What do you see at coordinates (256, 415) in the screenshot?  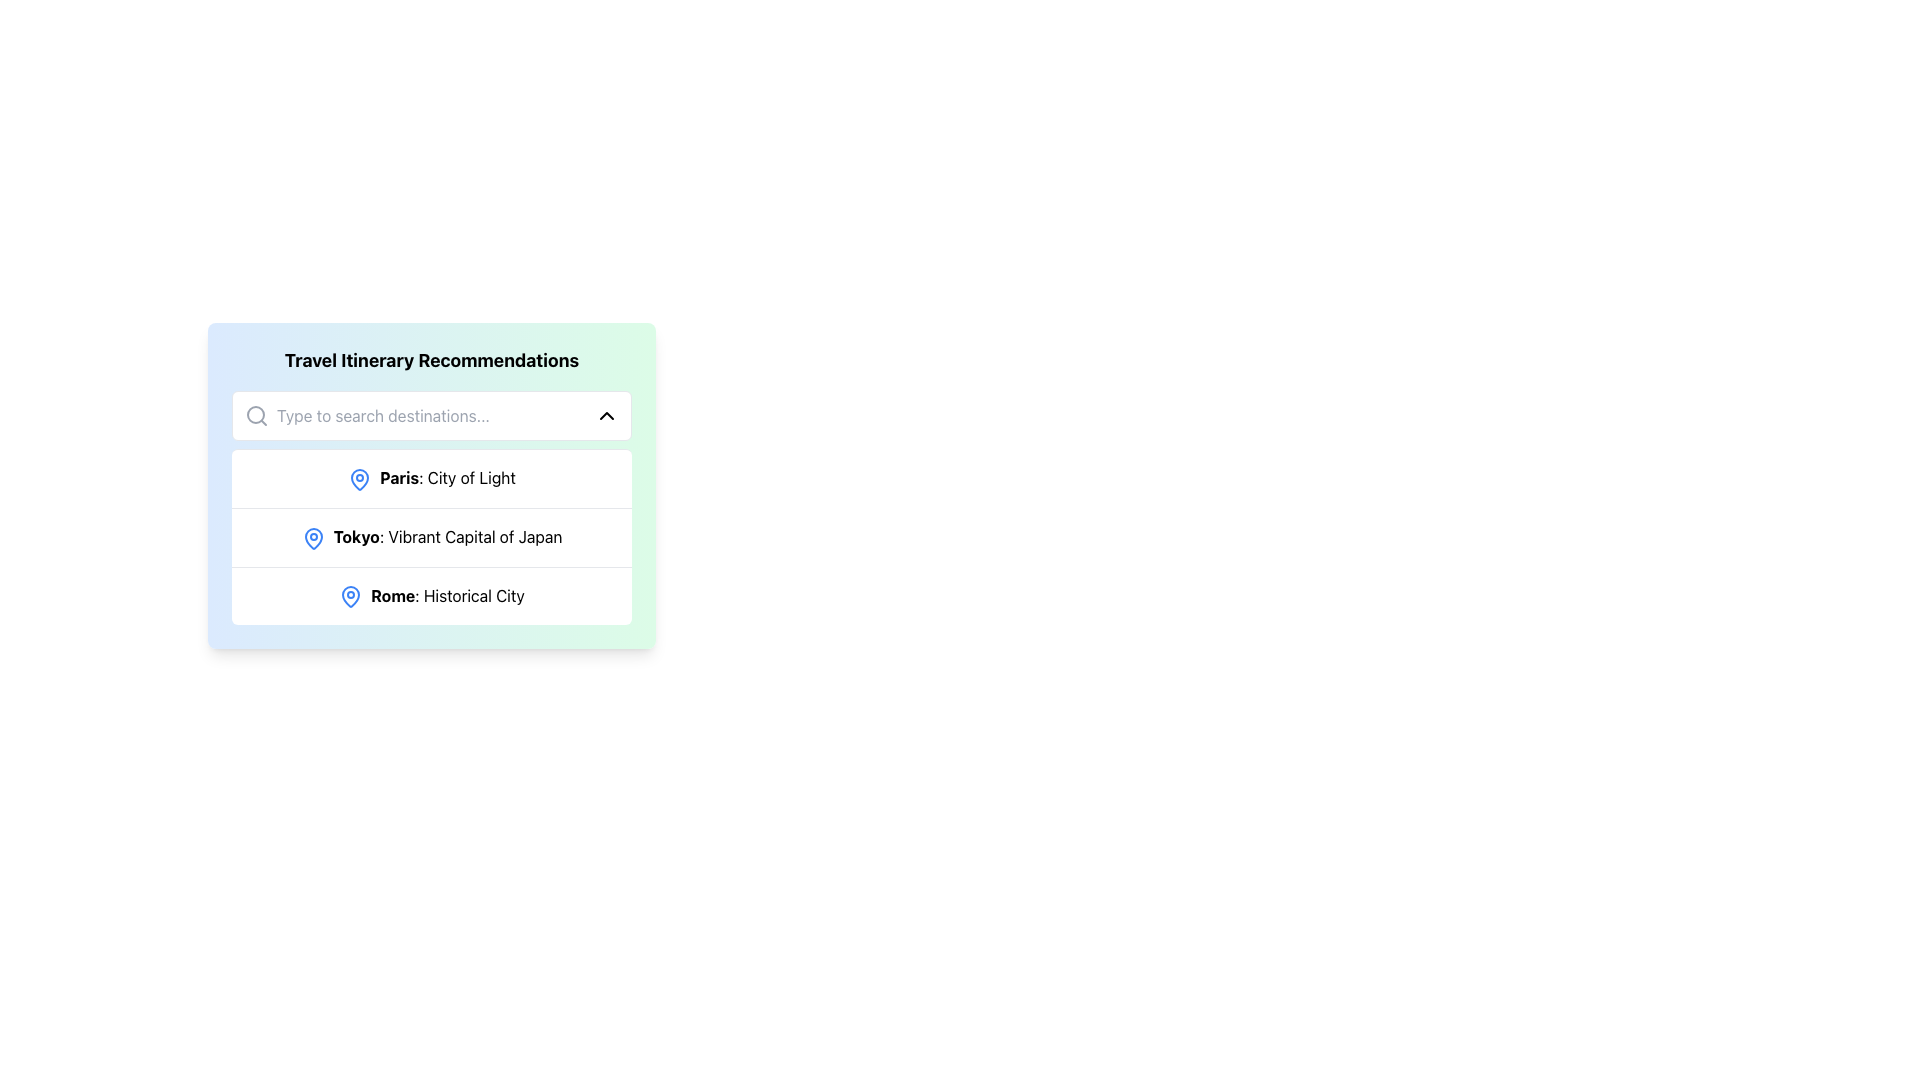 I see `the magnifying glass icon located on the left side of the search bar within the 'Travel Itinerary Recommendations' card` at bounding box center [256, 415].